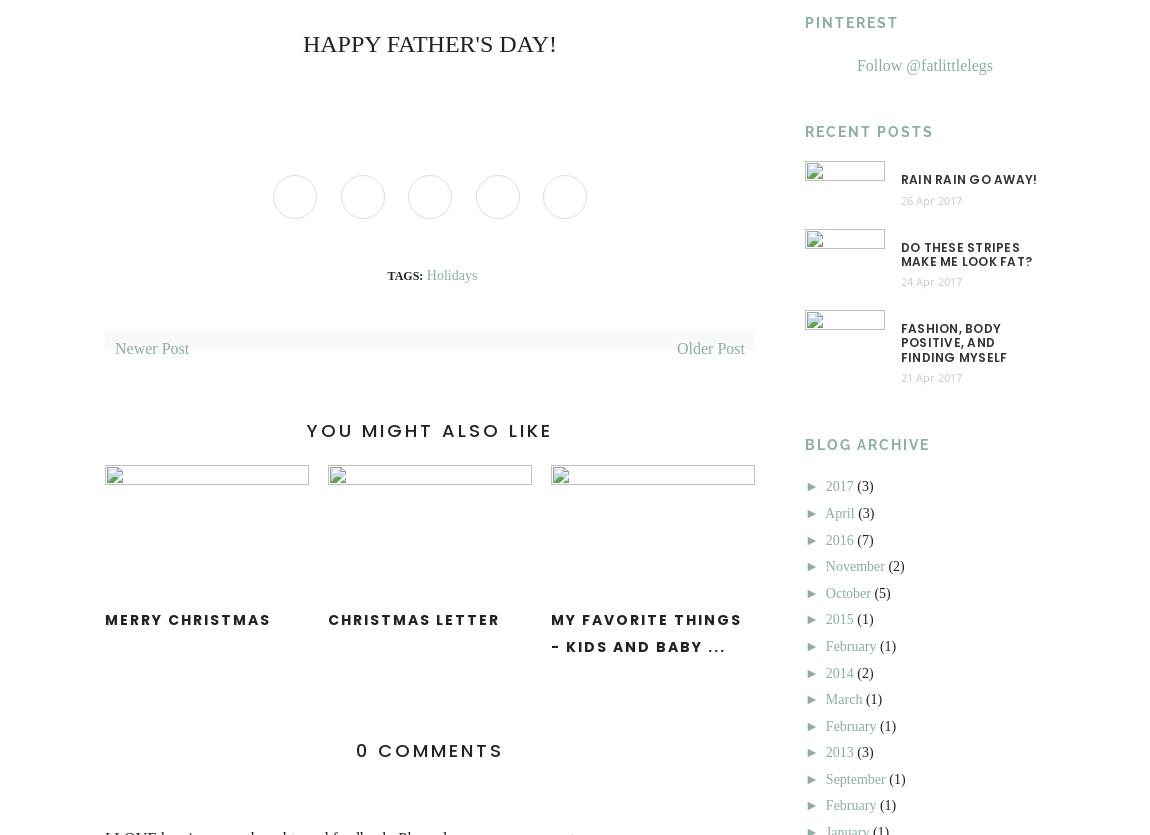 Image resolution: width=1150 pixels, height=835 pixels. Describe the element at coordinates (869, 130) in the screenshot. I see `'recent posts'` at that location.